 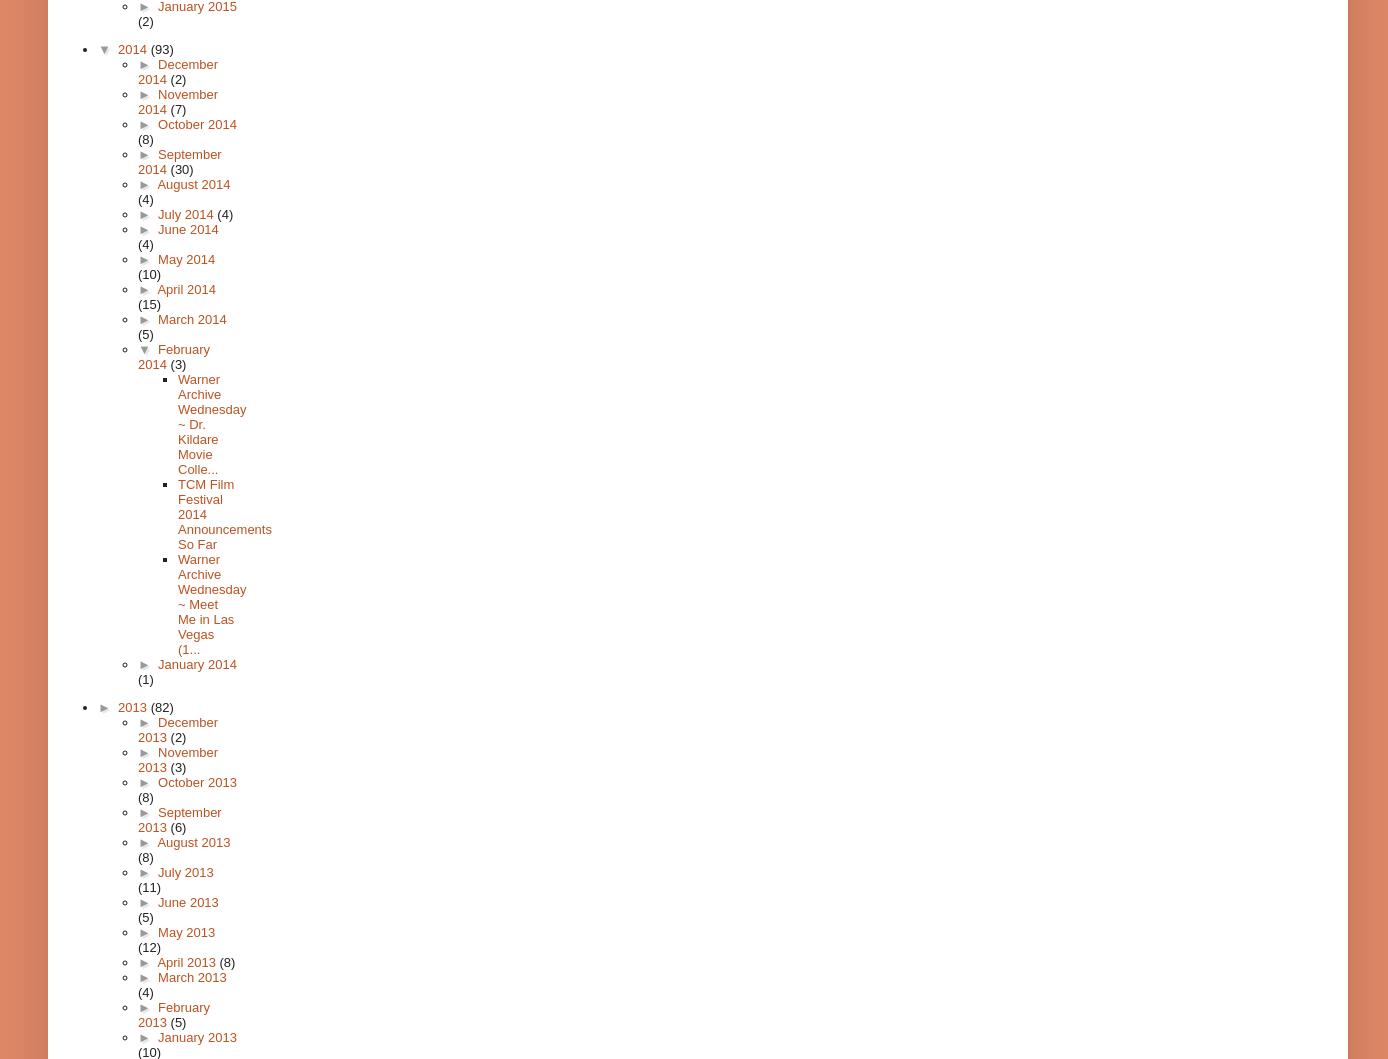 I want to click on 'May 2014', so click(x=185, y=259).